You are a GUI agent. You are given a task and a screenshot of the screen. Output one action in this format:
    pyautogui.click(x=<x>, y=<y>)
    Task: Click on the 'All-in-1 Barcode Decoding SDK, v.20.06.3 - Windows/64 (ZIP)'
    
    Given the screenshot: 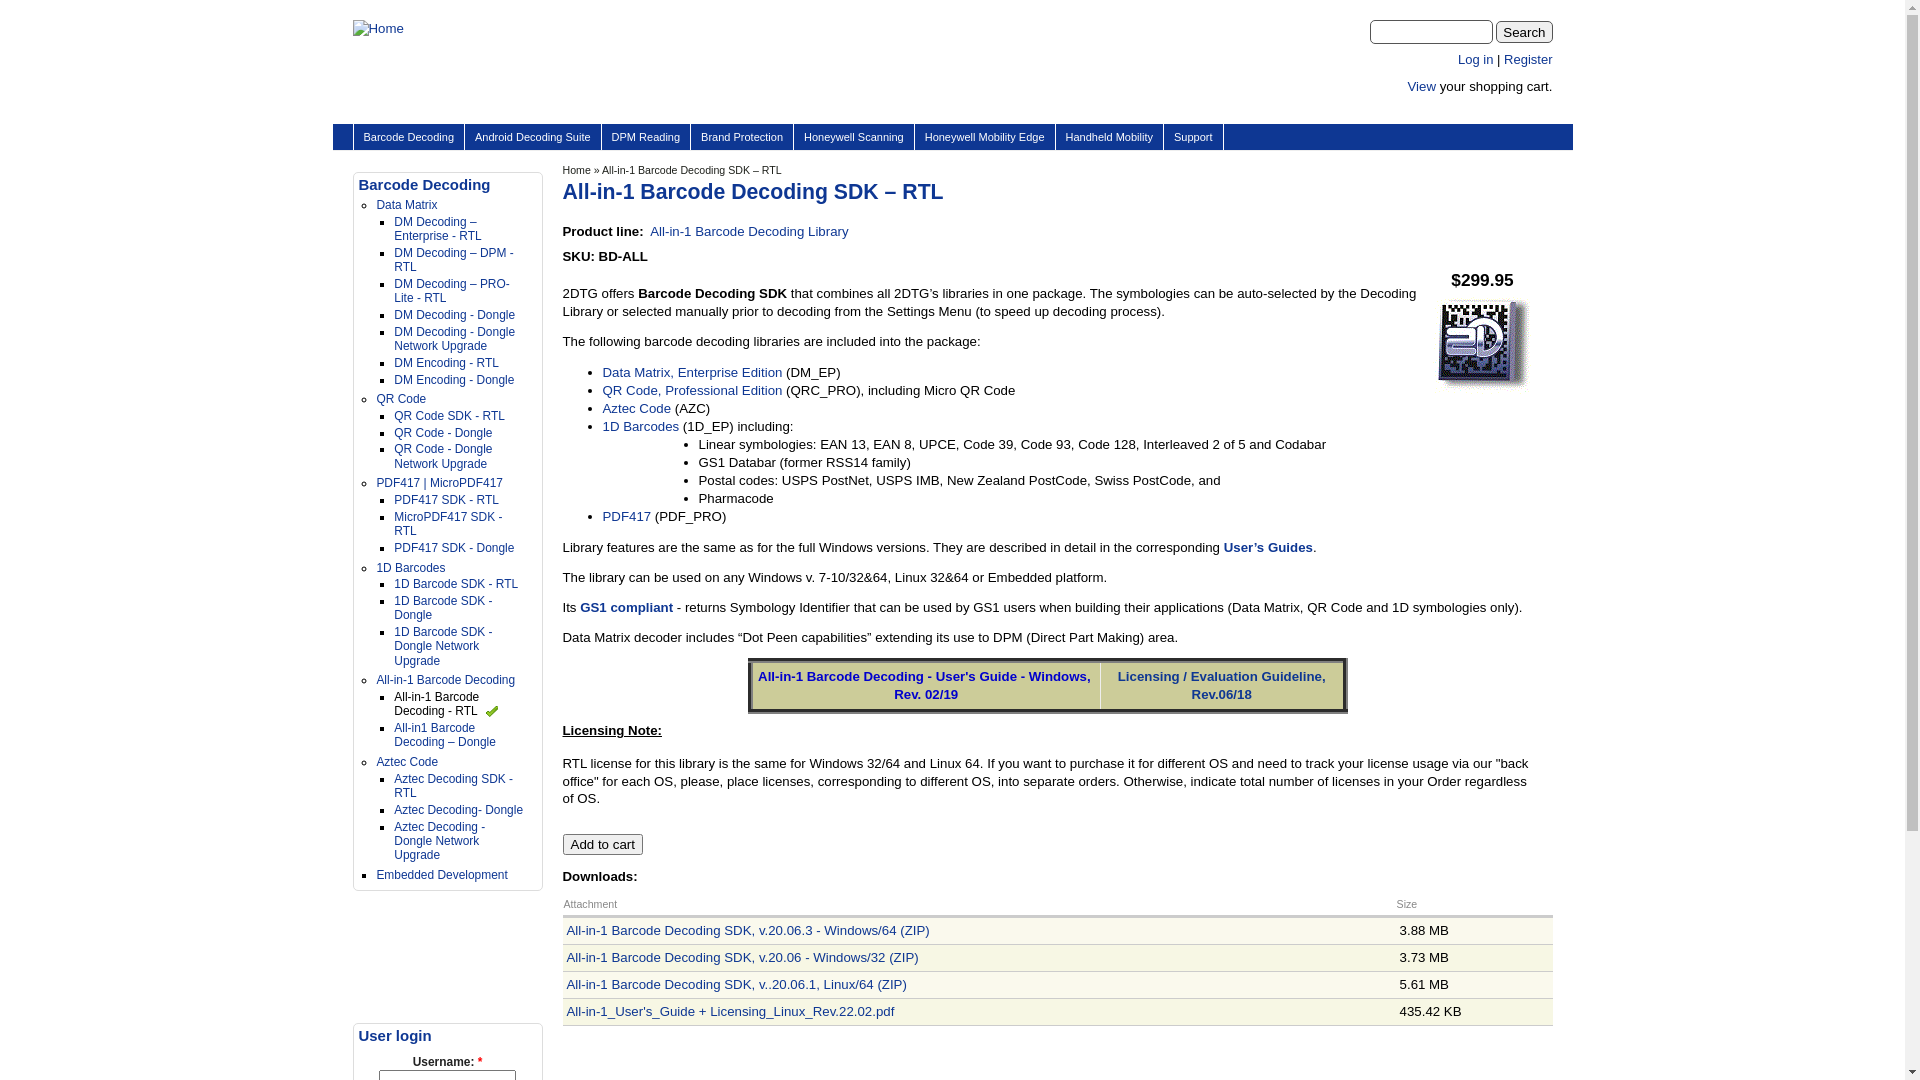 What is the action you would take?
    pyautogui.click(x=746, y=930)
    